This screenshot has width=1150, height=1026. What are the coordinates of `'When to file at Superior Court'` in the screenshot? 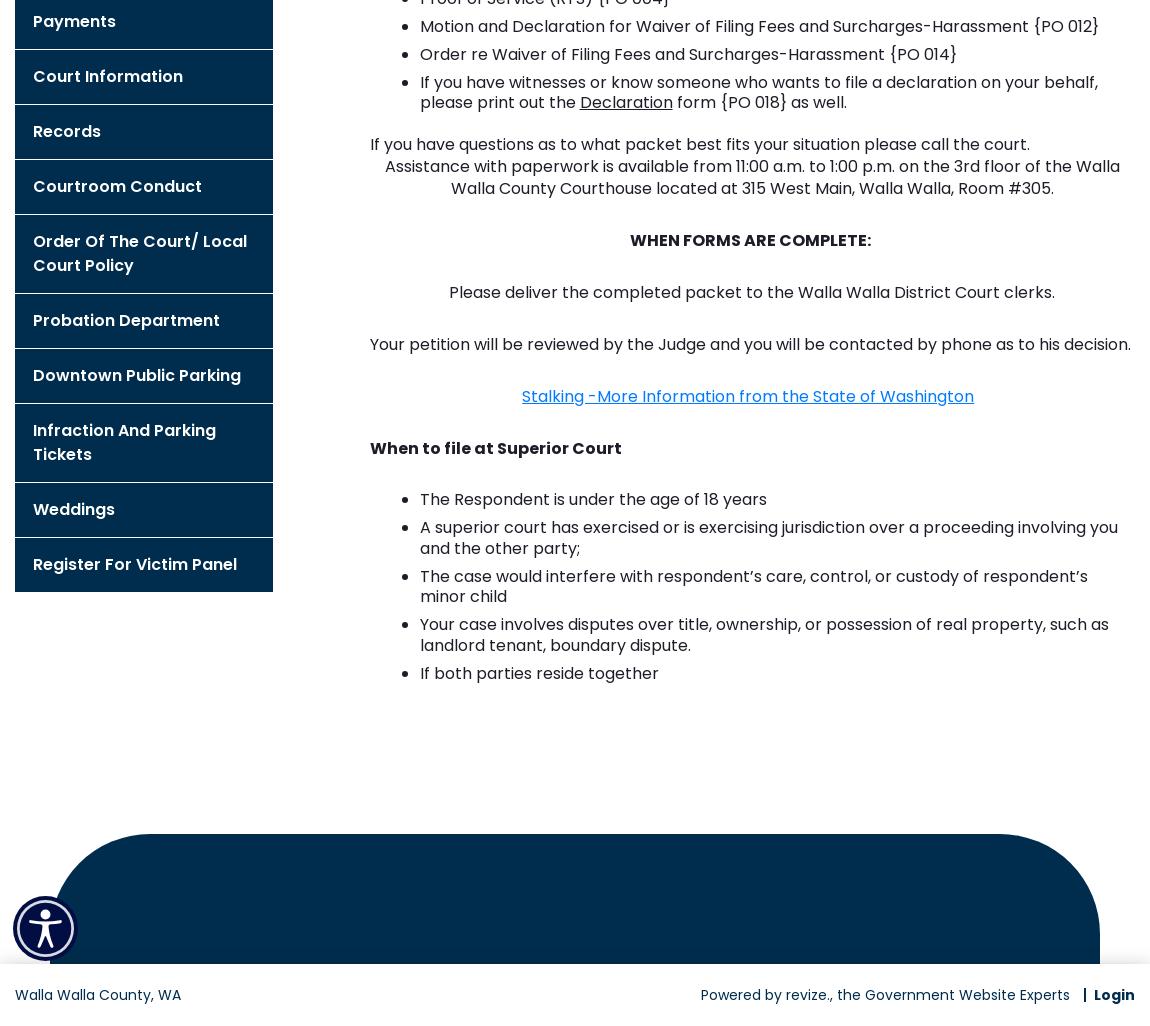 It's located at (494, 448).